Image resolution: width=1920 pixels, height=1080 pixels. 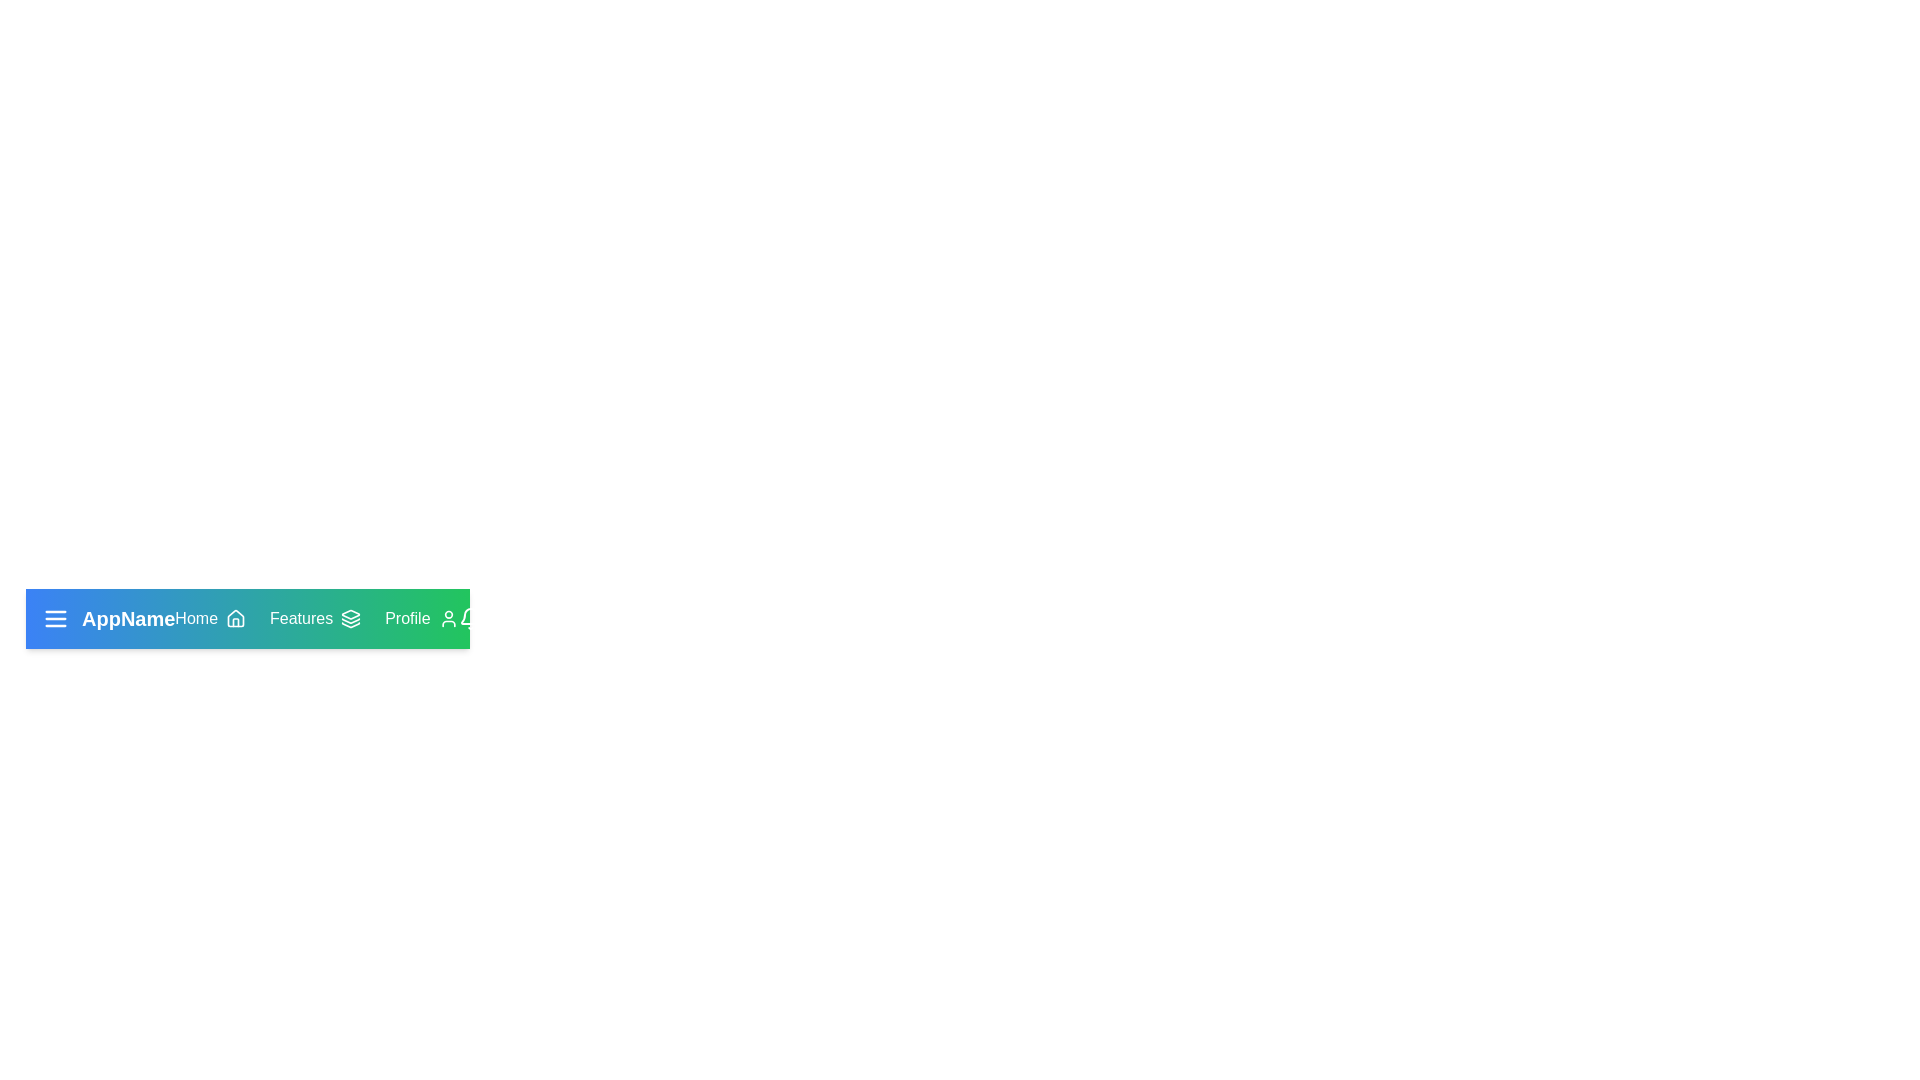 What do you see at coordinates (469, 617) in the screenshot?
I see `the interactive element NotificationIcon to view its hover effect` at bounding box center [469, 617].